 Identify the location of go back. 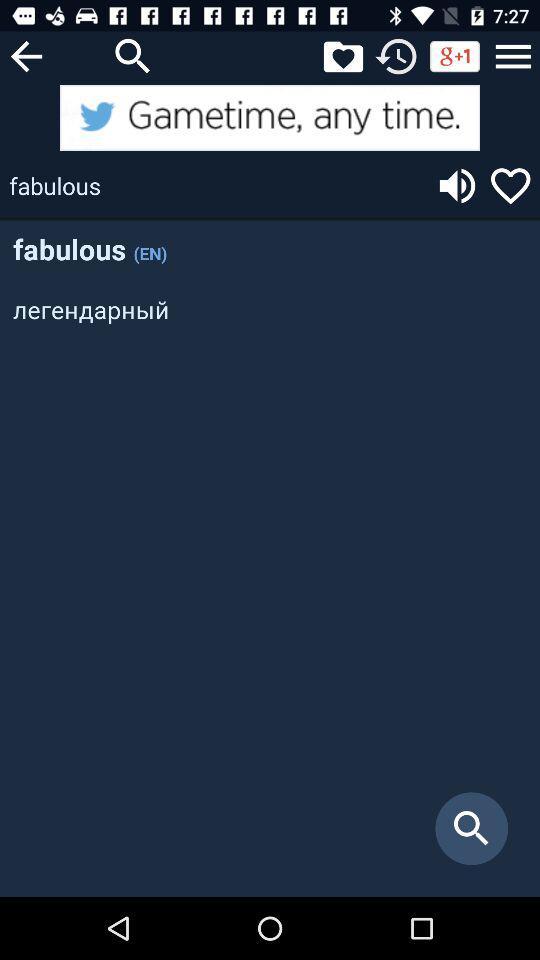
(25, 55).